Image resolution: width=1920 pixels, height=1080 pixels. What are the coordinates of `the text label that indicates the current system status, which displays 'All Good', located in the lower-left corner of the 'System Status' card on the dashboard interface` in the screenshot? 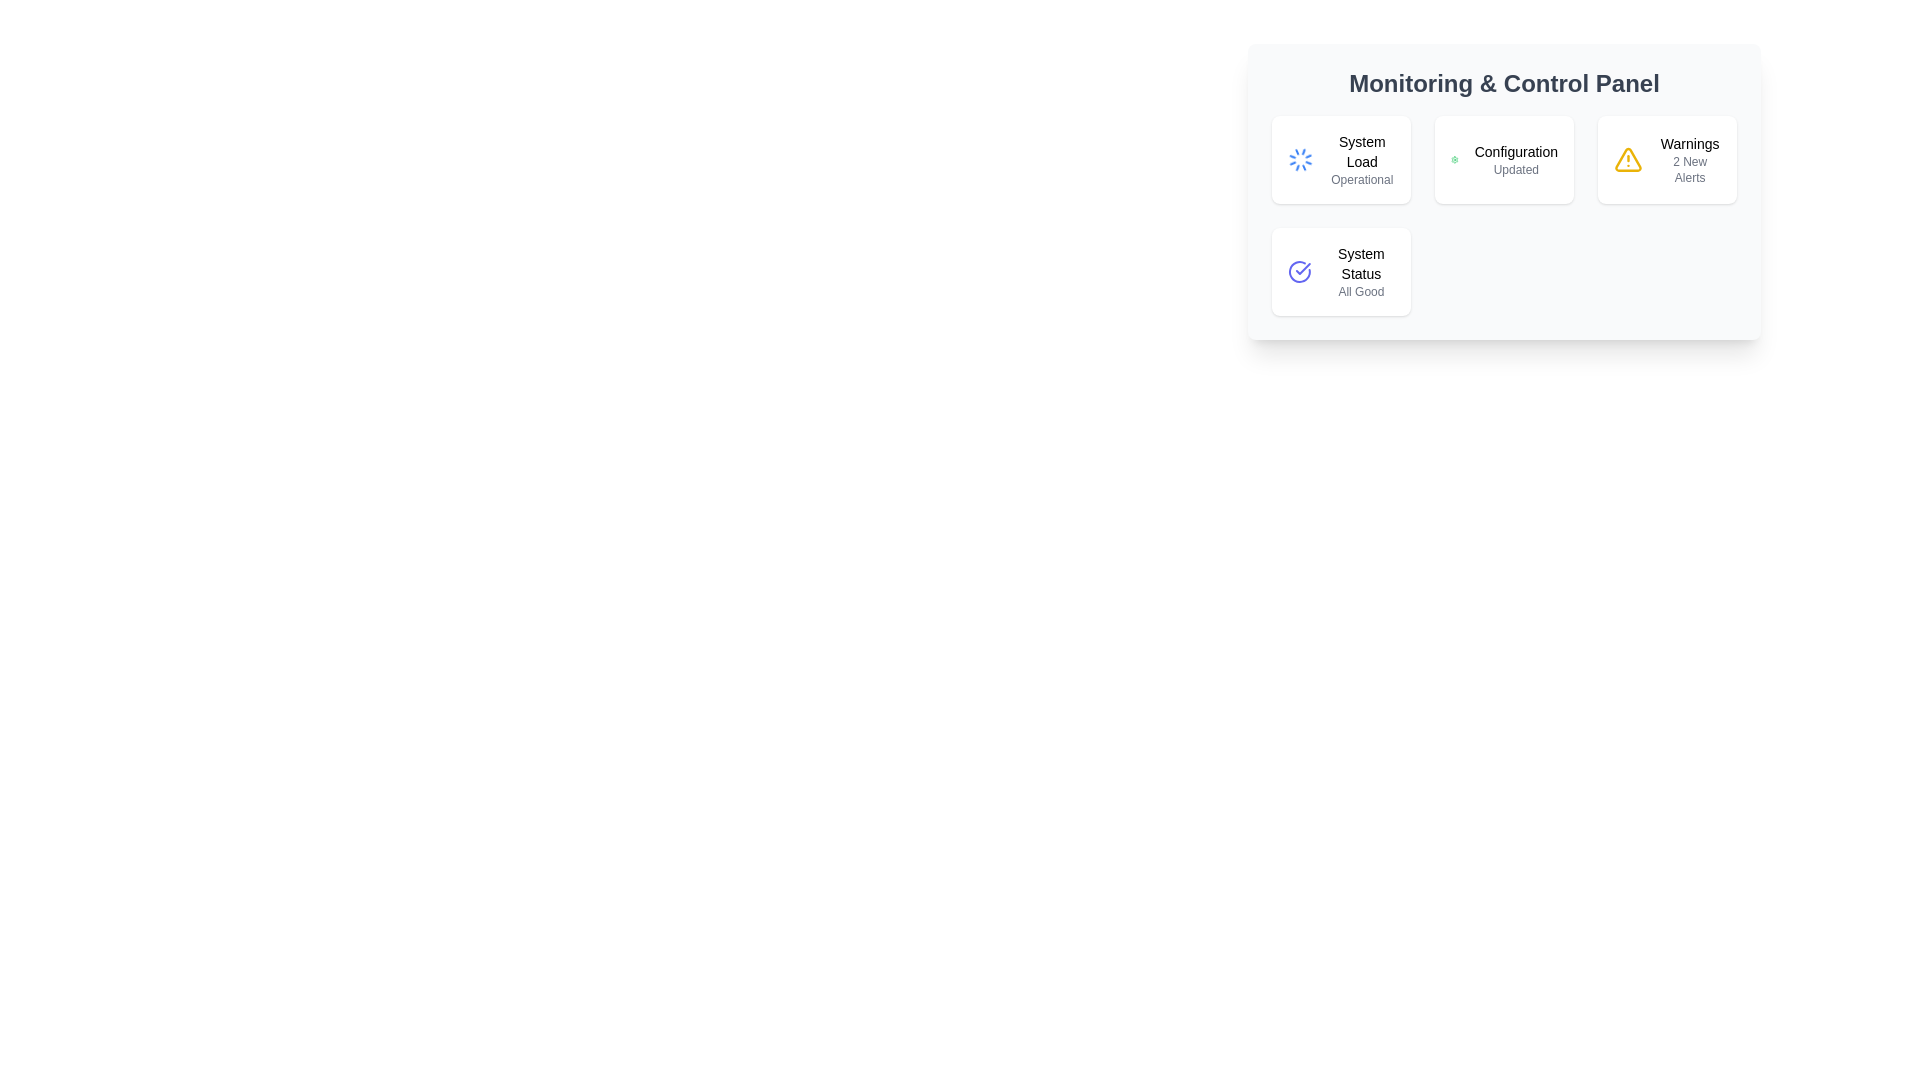 It's located at (1360, 292).